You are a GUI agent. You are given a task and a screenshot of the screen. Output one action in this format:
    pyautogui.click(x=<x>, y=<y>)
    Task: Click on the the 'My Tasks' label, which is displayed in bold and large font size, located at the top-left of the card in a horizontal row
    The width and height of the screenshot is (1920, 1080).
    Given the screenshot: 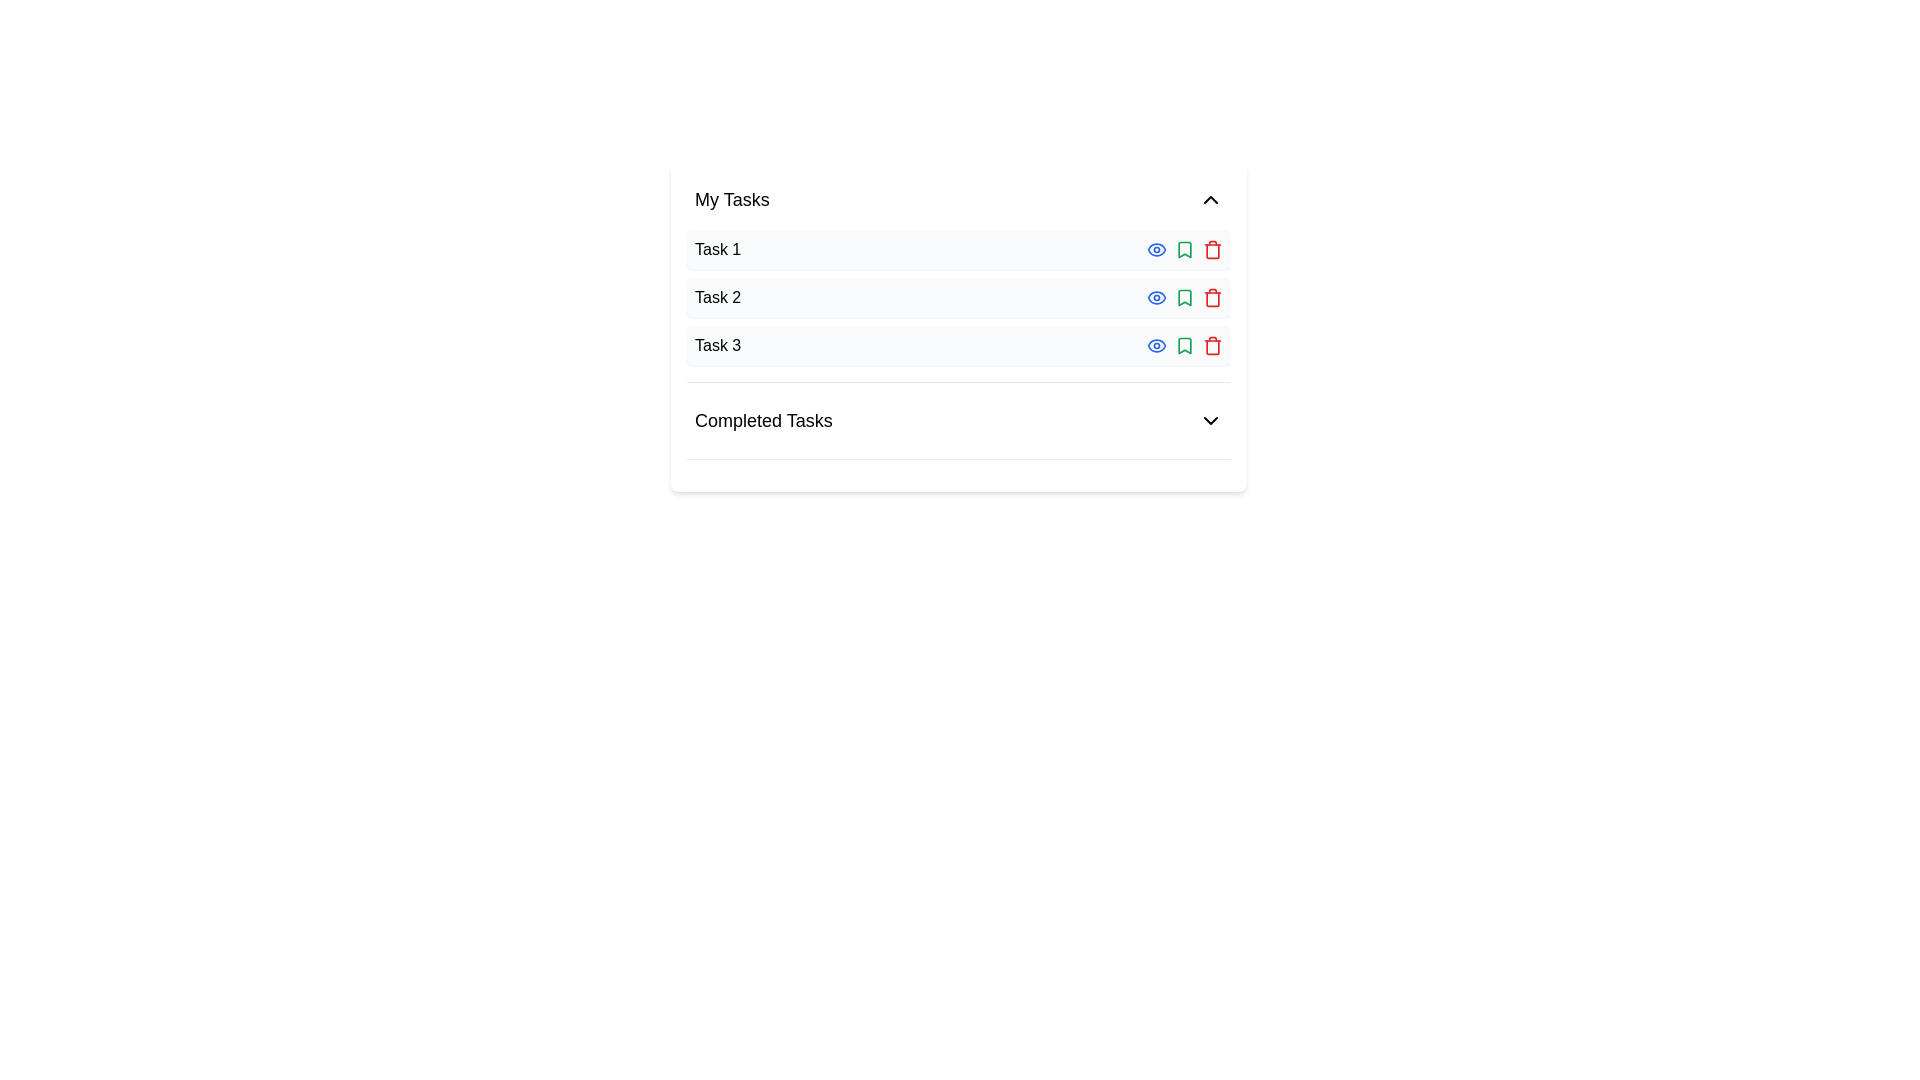 What is the action you would take?
    pyautogui.click(x=731, y=200)
    